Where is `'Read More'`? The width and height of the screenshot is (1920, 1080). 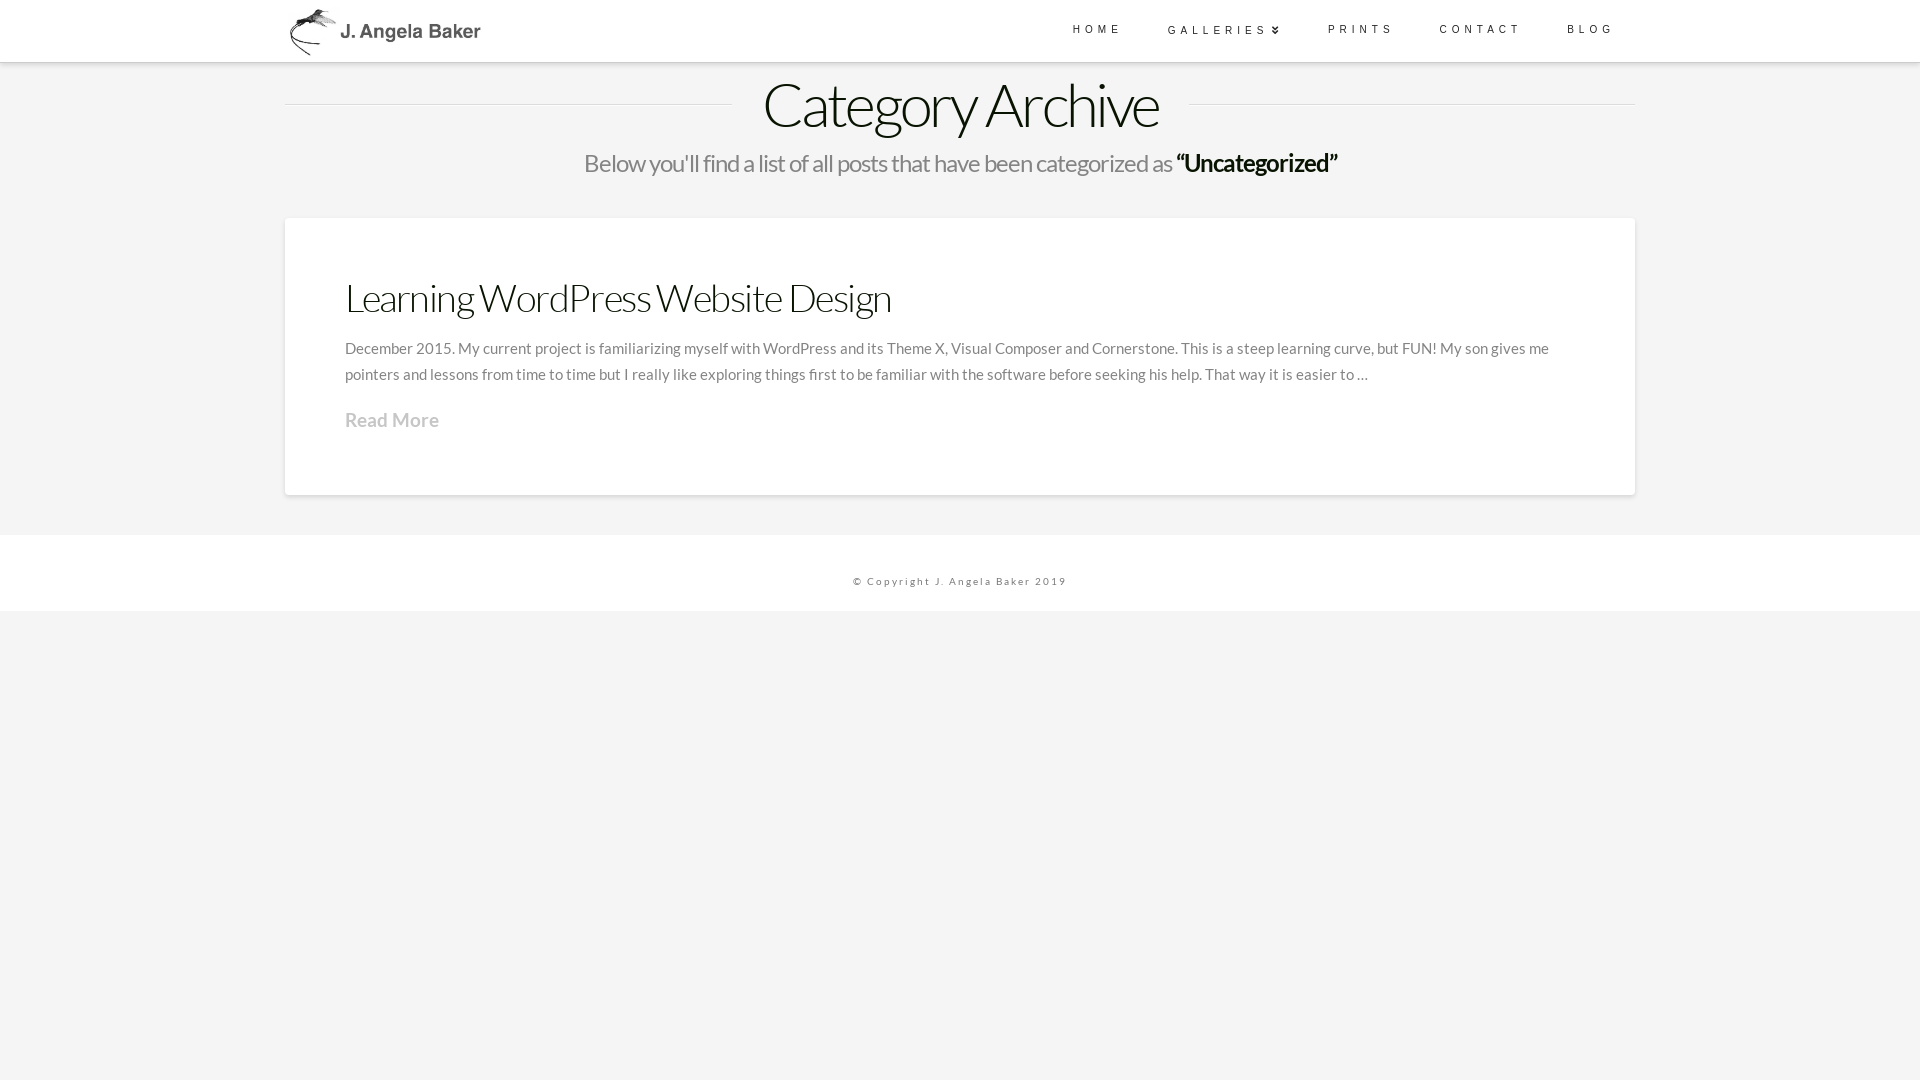 'Read More' is located at coordinates (392, 419).